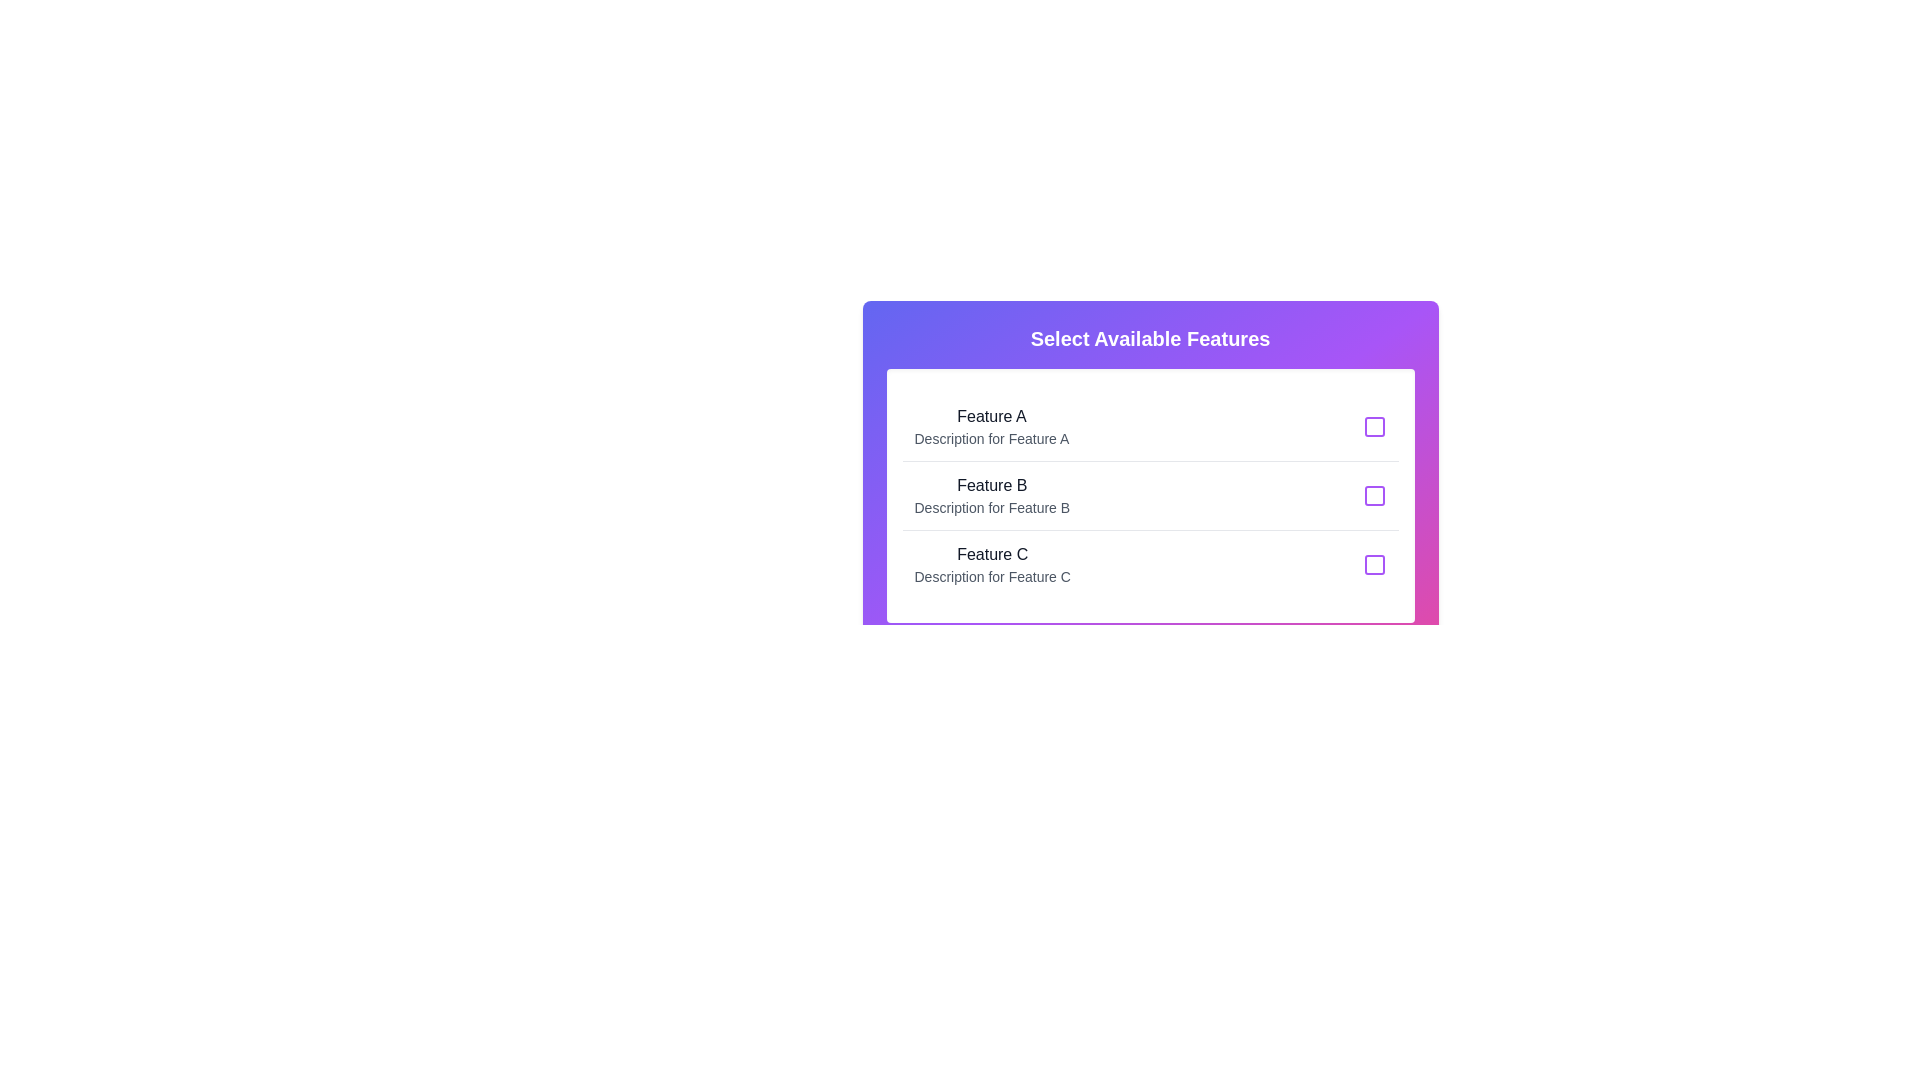 The height and width of the screenshot is (1080, 1920). Describe the element at coordinates (991, 426) in the screenshot. I see `the informational text block that provides details about a feature, located under the header 'Select Available Features' at the top of the list` at that location.